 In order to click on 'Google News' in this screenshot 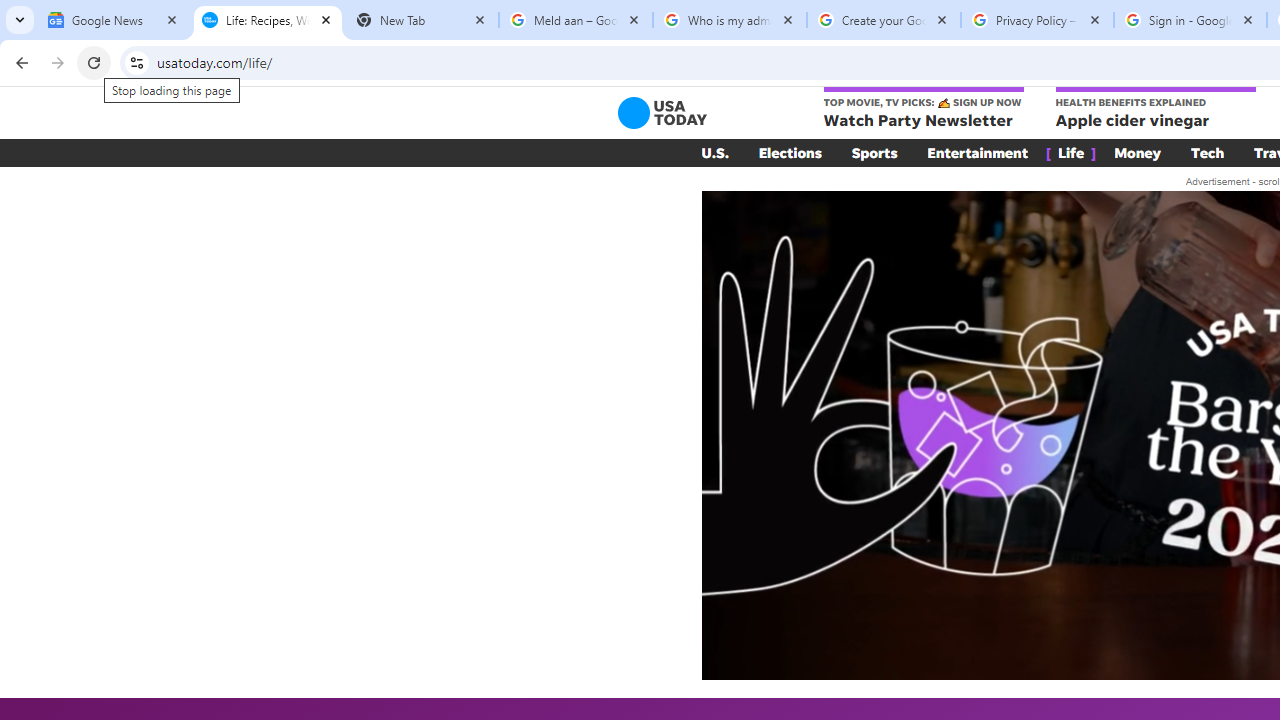, I will do `click(112, 20)`.